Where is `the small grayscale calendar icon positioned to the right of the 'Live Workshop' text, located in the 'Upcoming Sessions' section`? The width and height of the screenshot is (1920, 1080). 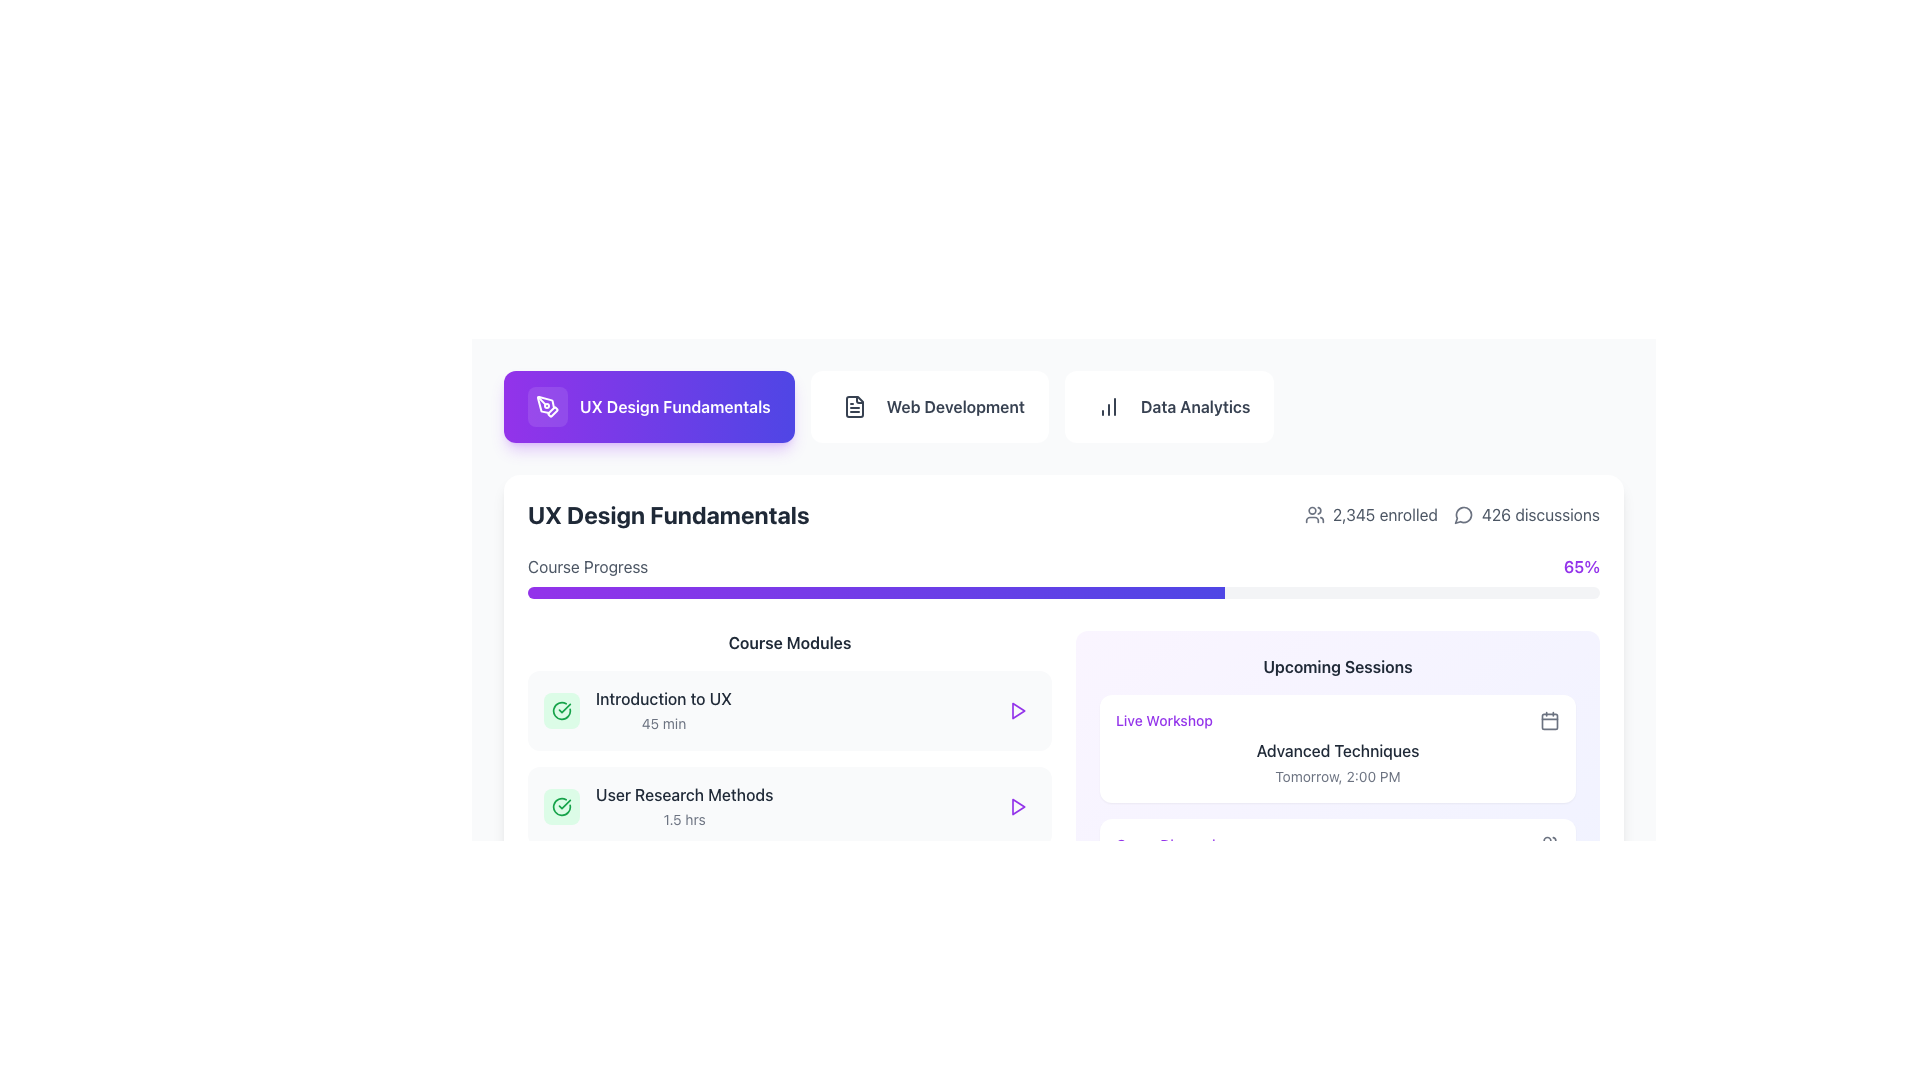
the small grayscale calendar icon positioned to the right of the 'Live Workshop' text, located in the 'Upcoming Sessions' section is located at coordinates (1549, 721).